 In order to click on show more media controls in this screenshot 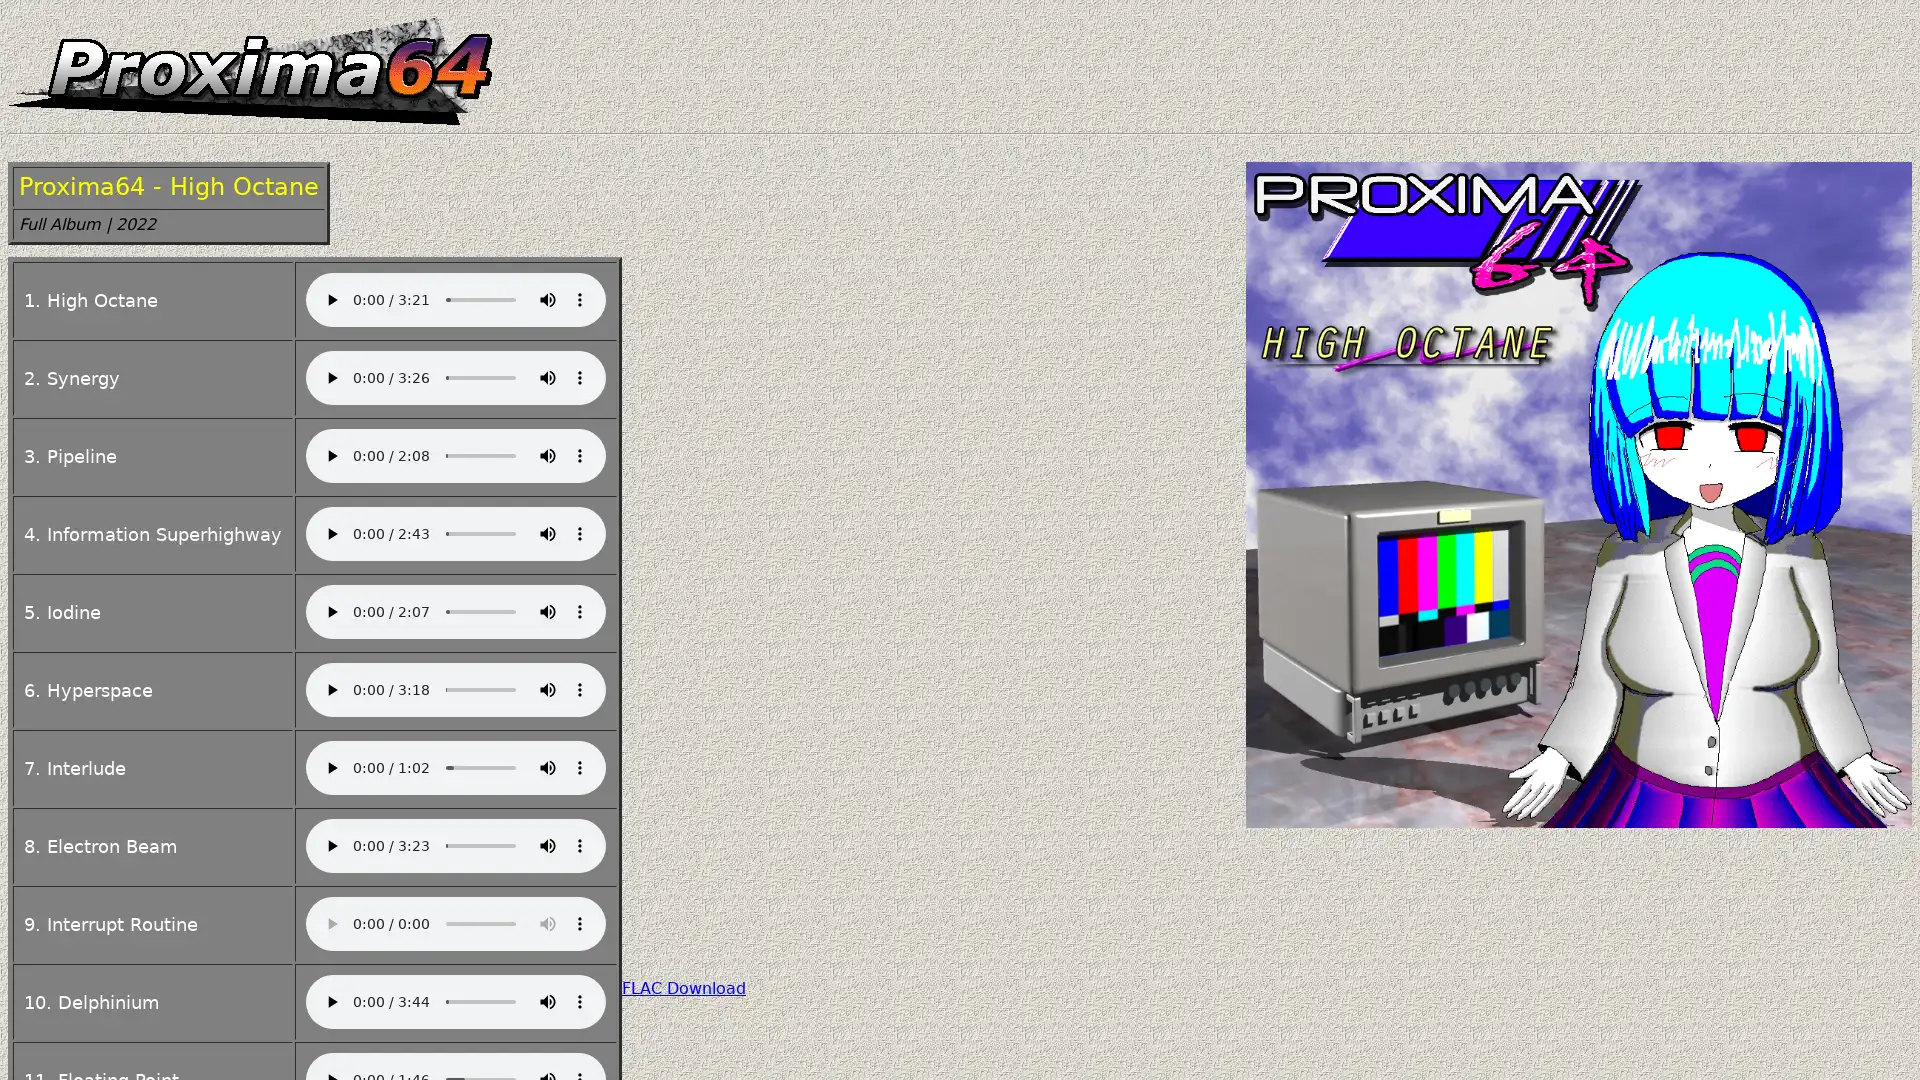, I will do `click(579, 300)`.